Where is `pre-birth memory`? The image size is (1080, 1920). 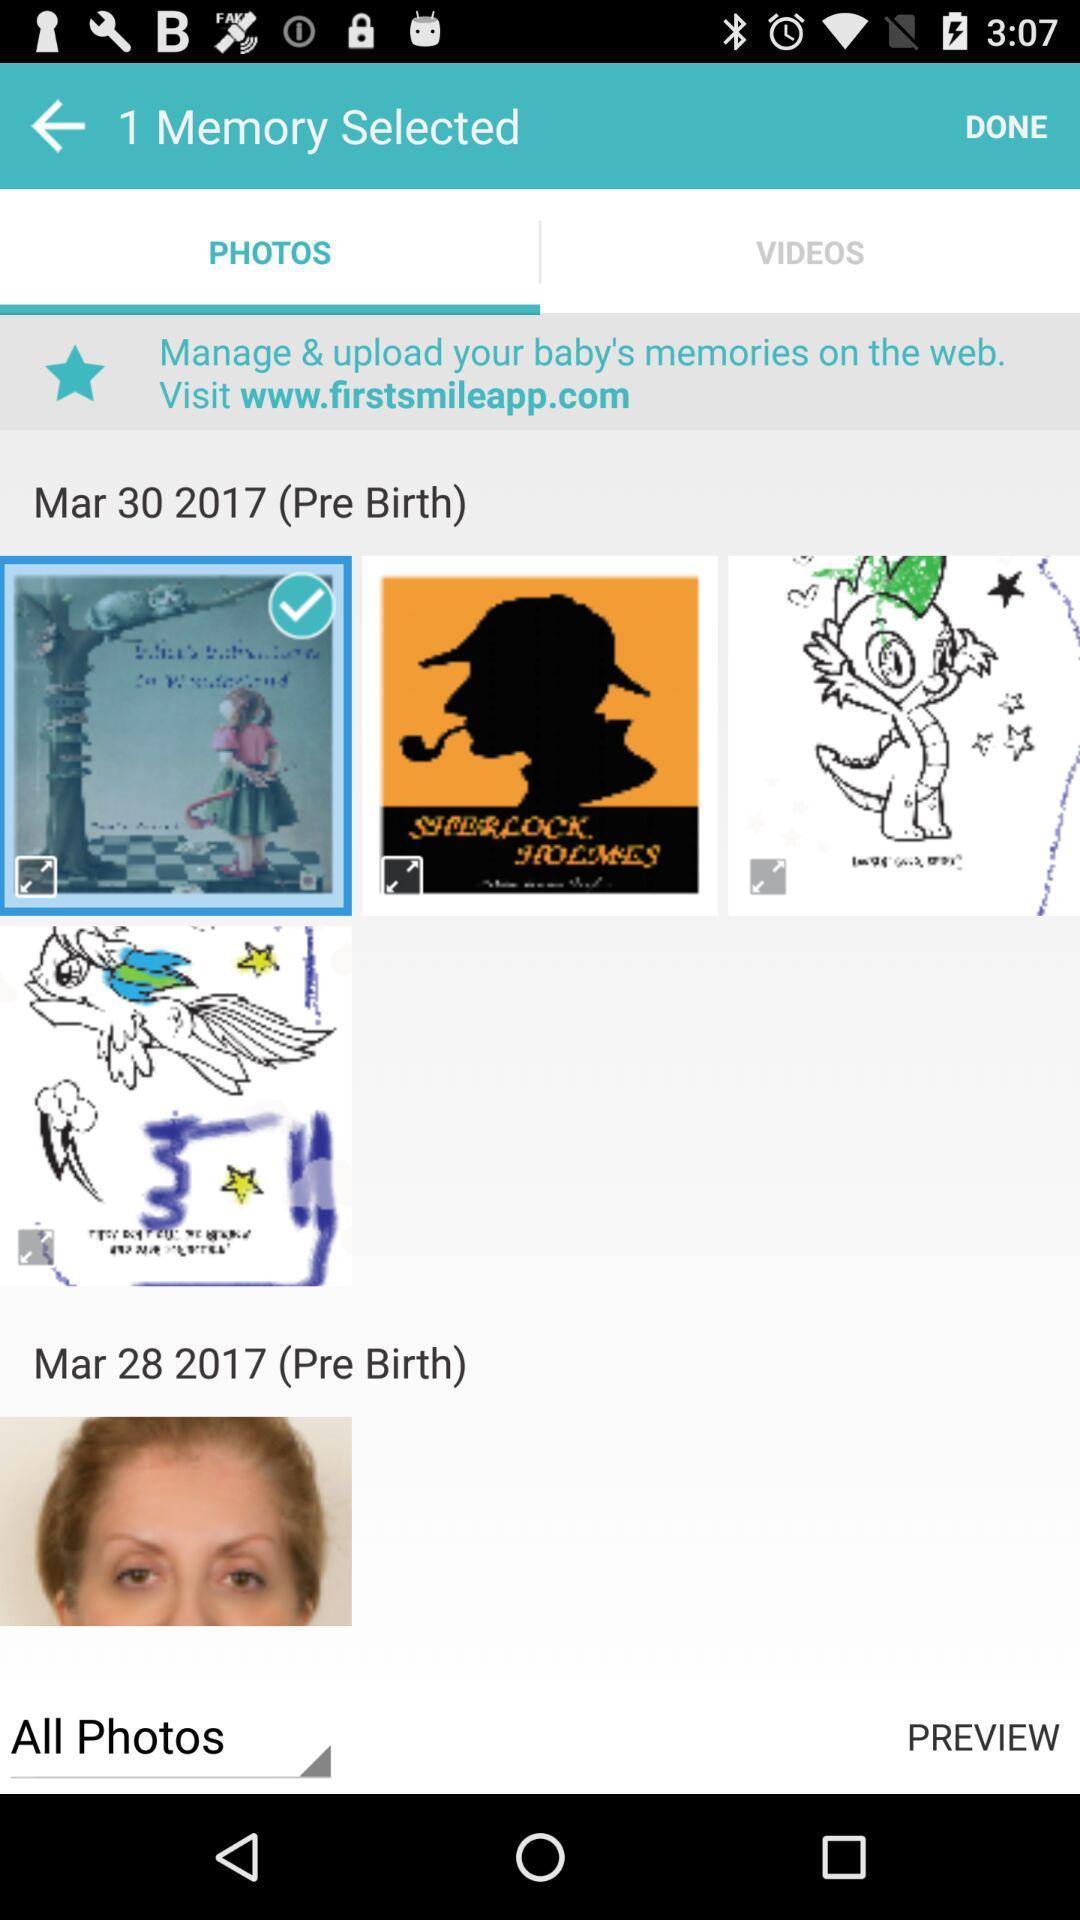
pre-birth memory is located at coordinates (540, 734).